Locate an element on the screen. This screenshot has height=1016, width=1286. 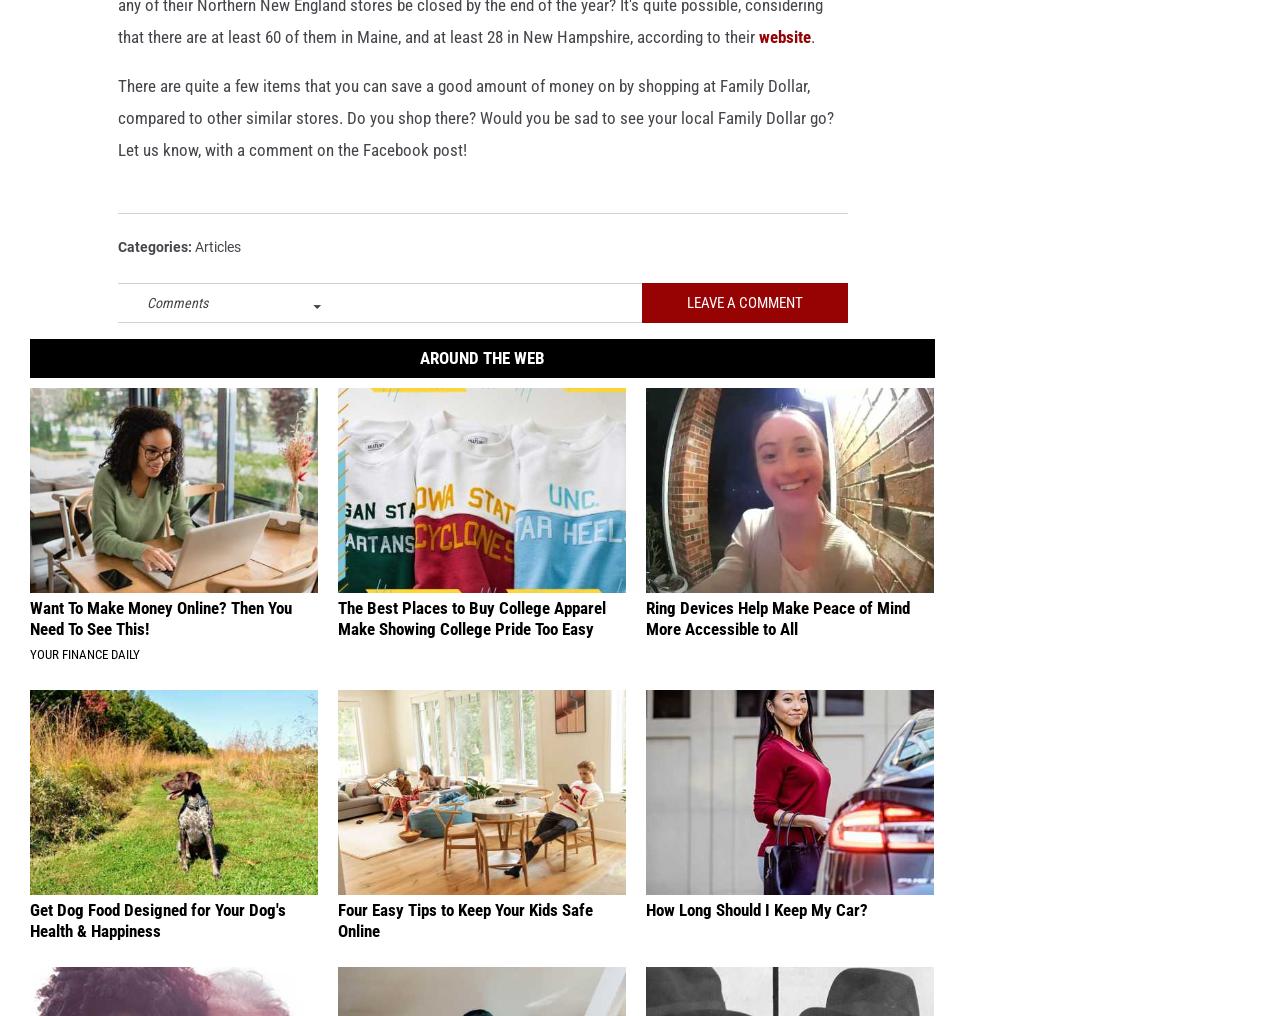
'There are quite a few items that you can save a good amount of money on by shopping at Family Dollar, compared to other similar stores. Do you shop there? Would you be sad to see your local Family Dollar go? Let us know, with a comment on the Facebook post!' is located at coordinates (118, 148).